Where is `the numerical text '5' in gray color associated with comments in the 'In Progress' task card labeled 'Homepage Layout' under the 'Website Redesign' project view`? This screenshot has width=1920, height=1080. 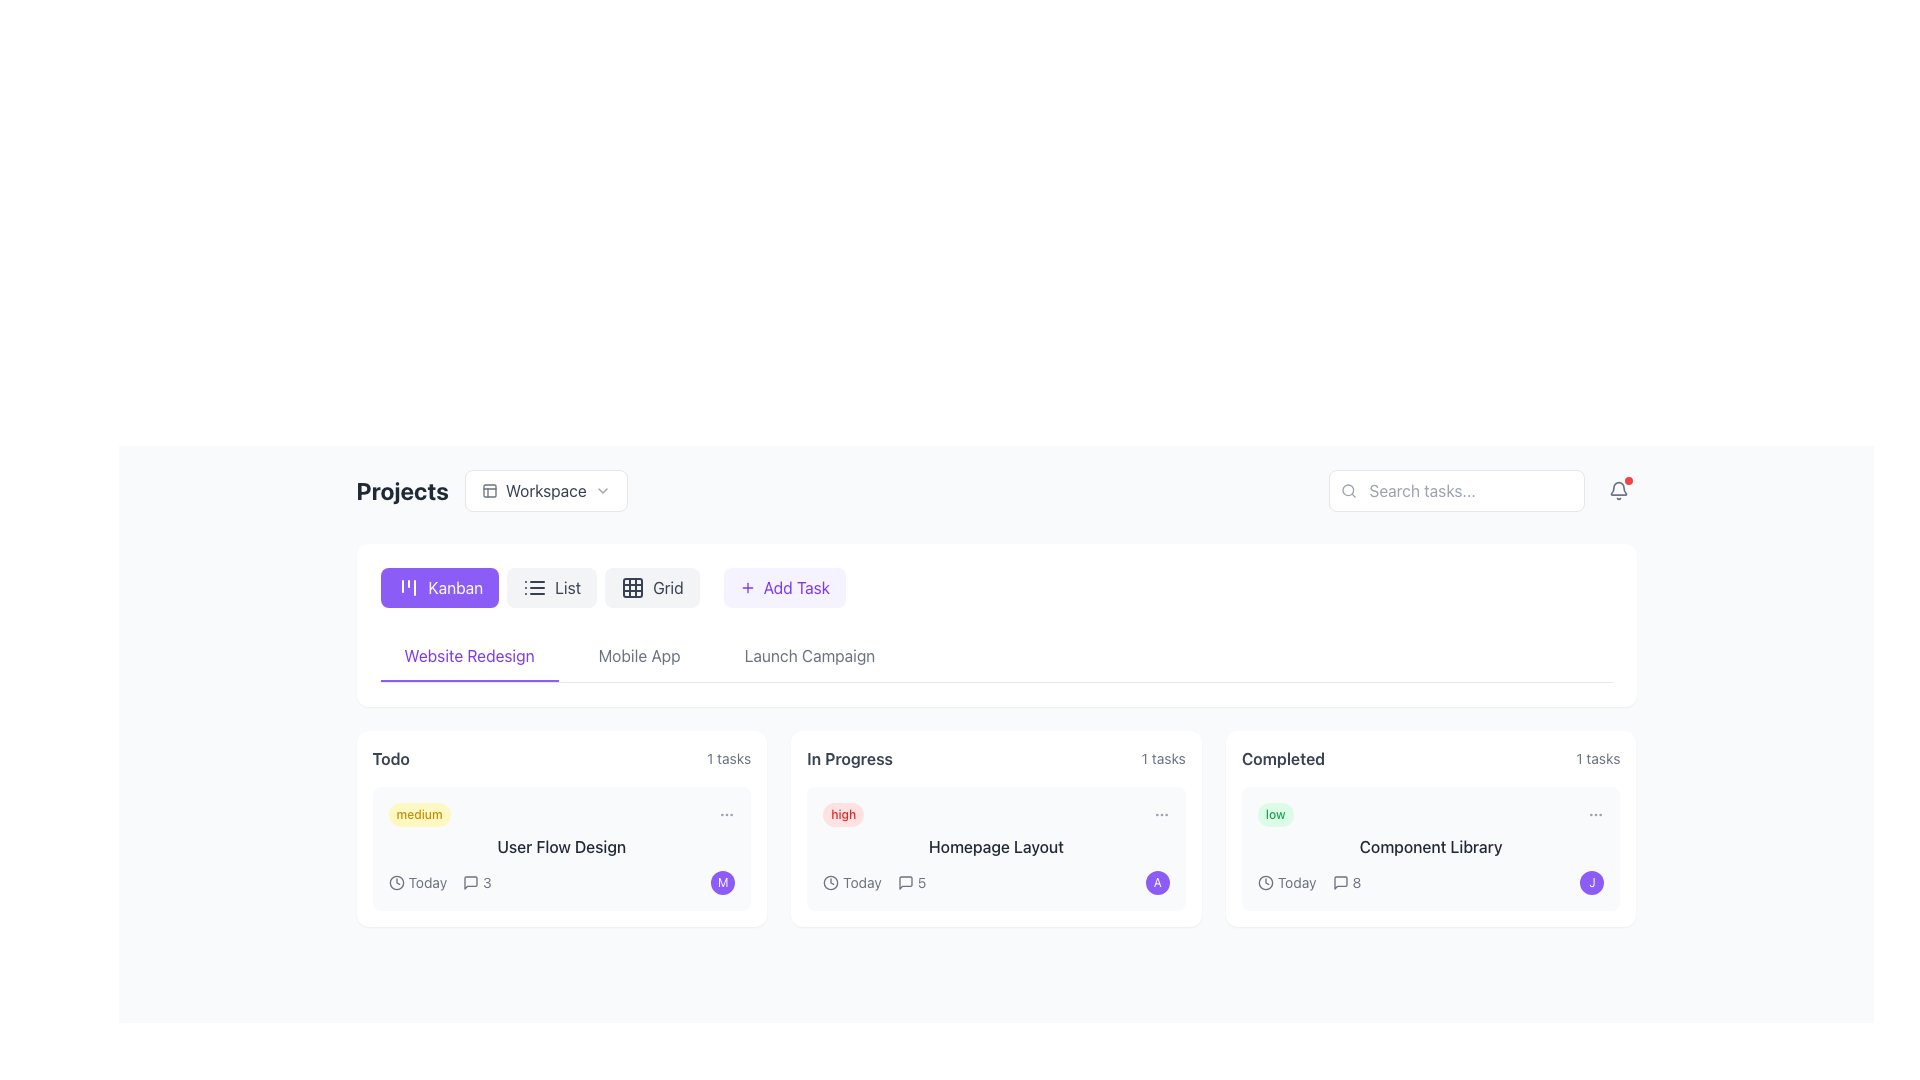
the numerical text '5' in gray color associated with comments in the 'In Progress' task card labeled 'Homepage Layout' under the 'Website Redesign' project view is located at coordinates (920, 882).